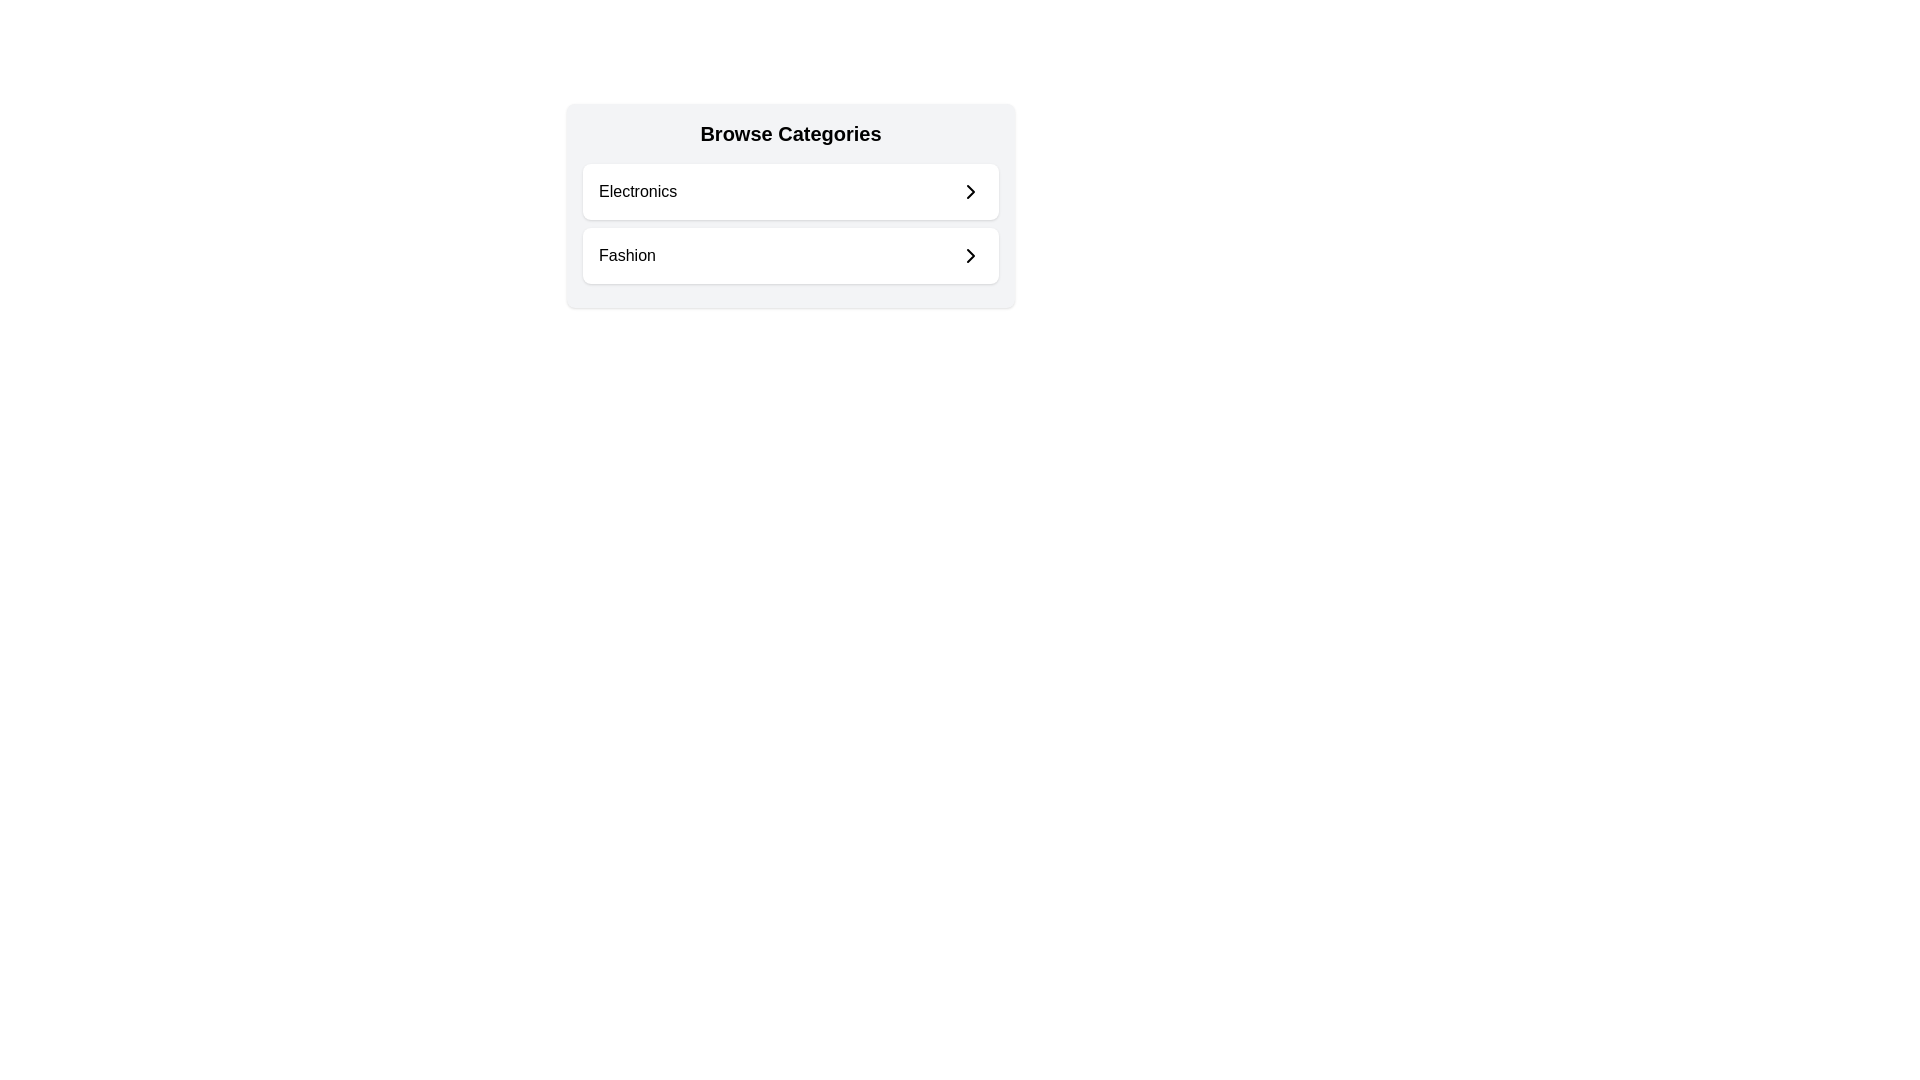  I want to click on the Chevron Arrow Symbol located in the right region of the 'Electronics' menu item within the 'Browse Categories' section, so click(970, 192).